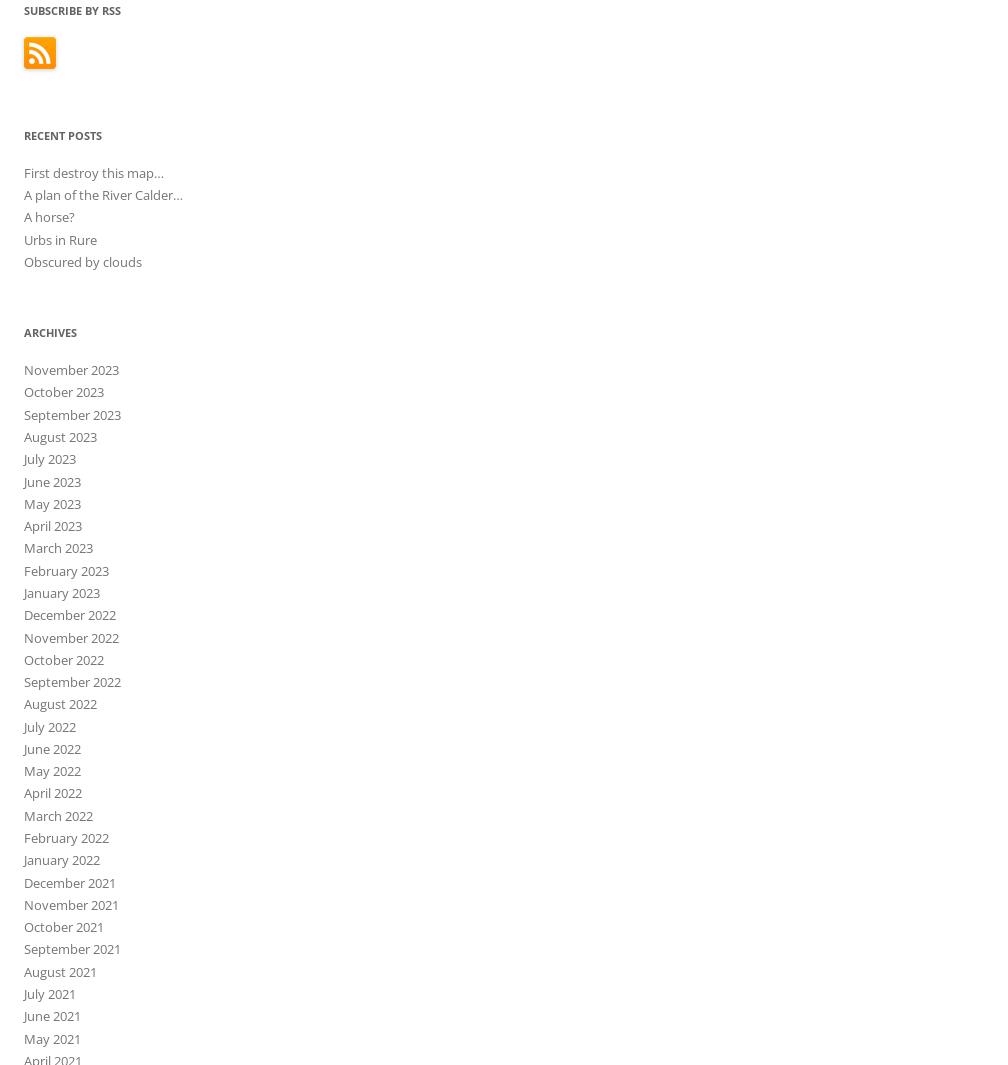  What do you see at coordinates (60, 237) in the screenshot?
I see `'Urbs in Rure'` at bounding box center [60, 237].